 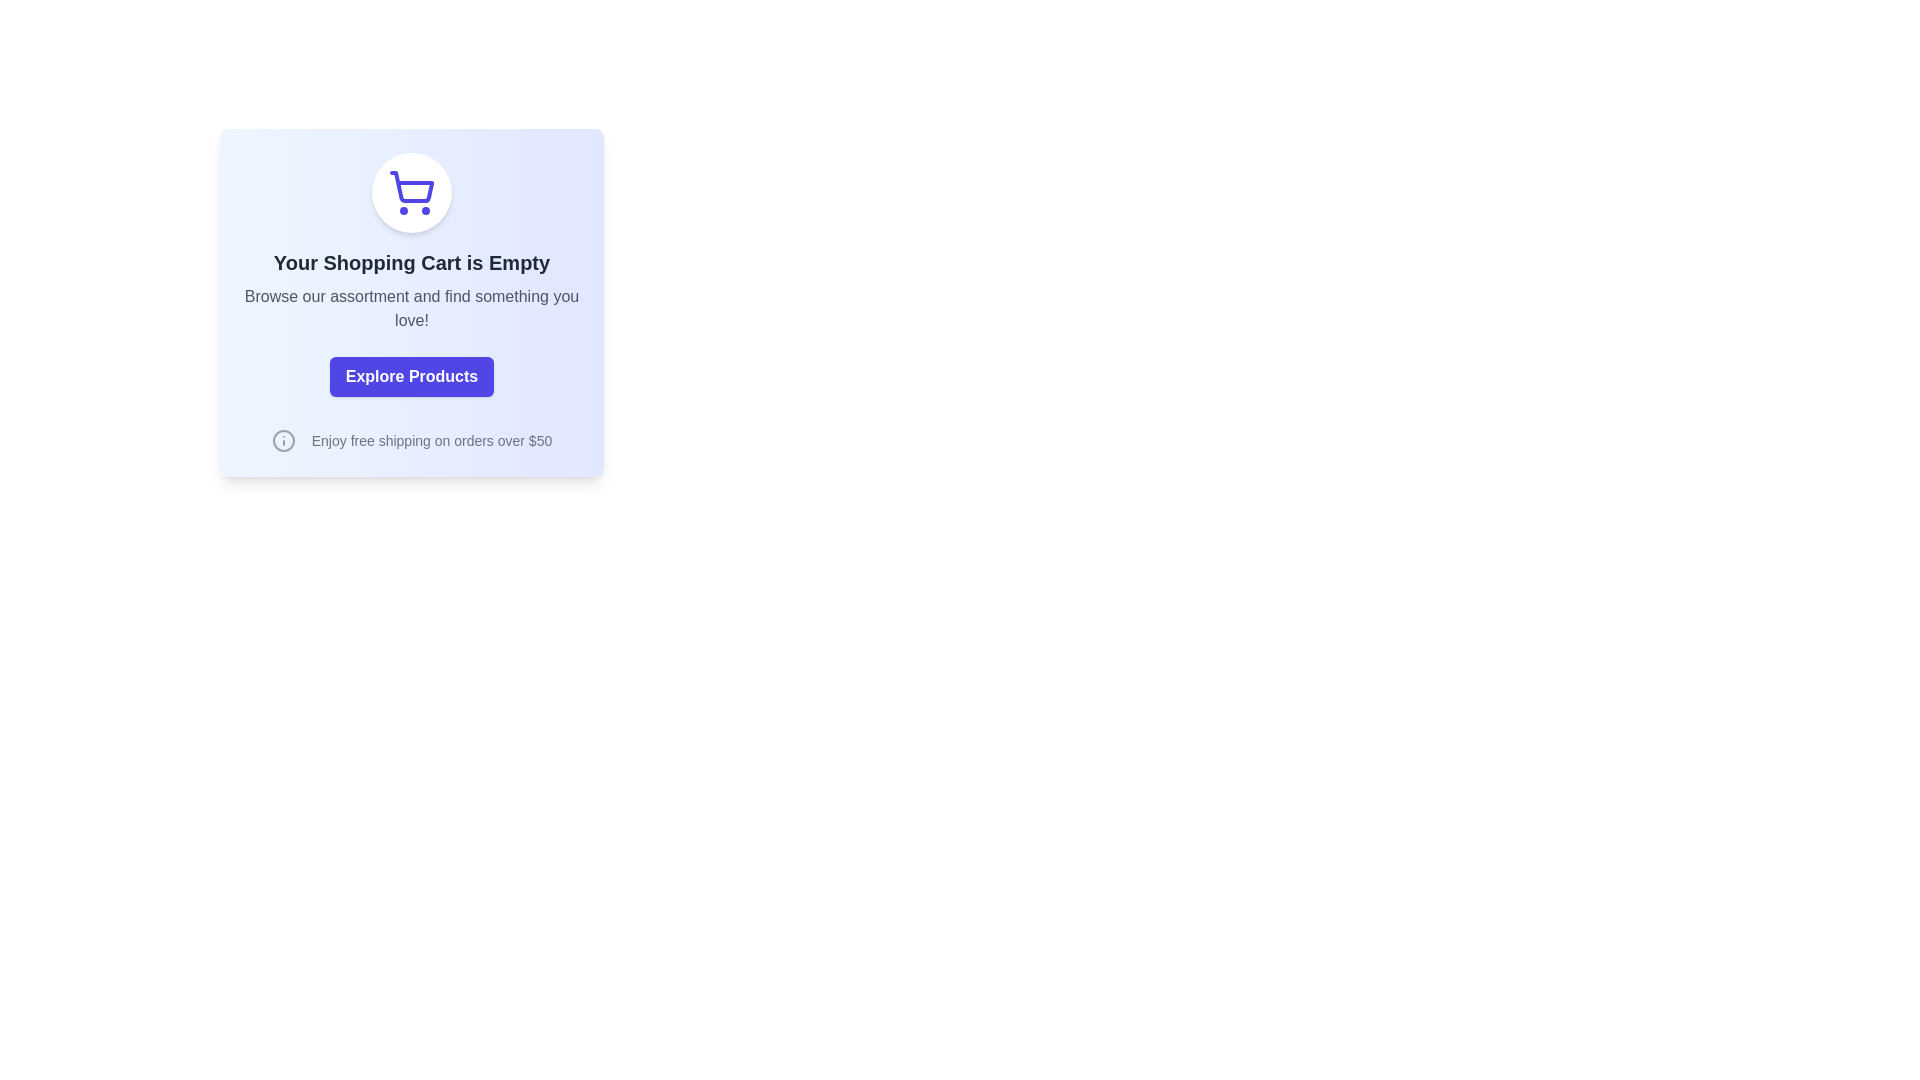 I want to click on the 'Explore Products' button, which is a blue-indigo button with white text and a shadow effect, located prominently within a card layout, so click(x=411, y=377).